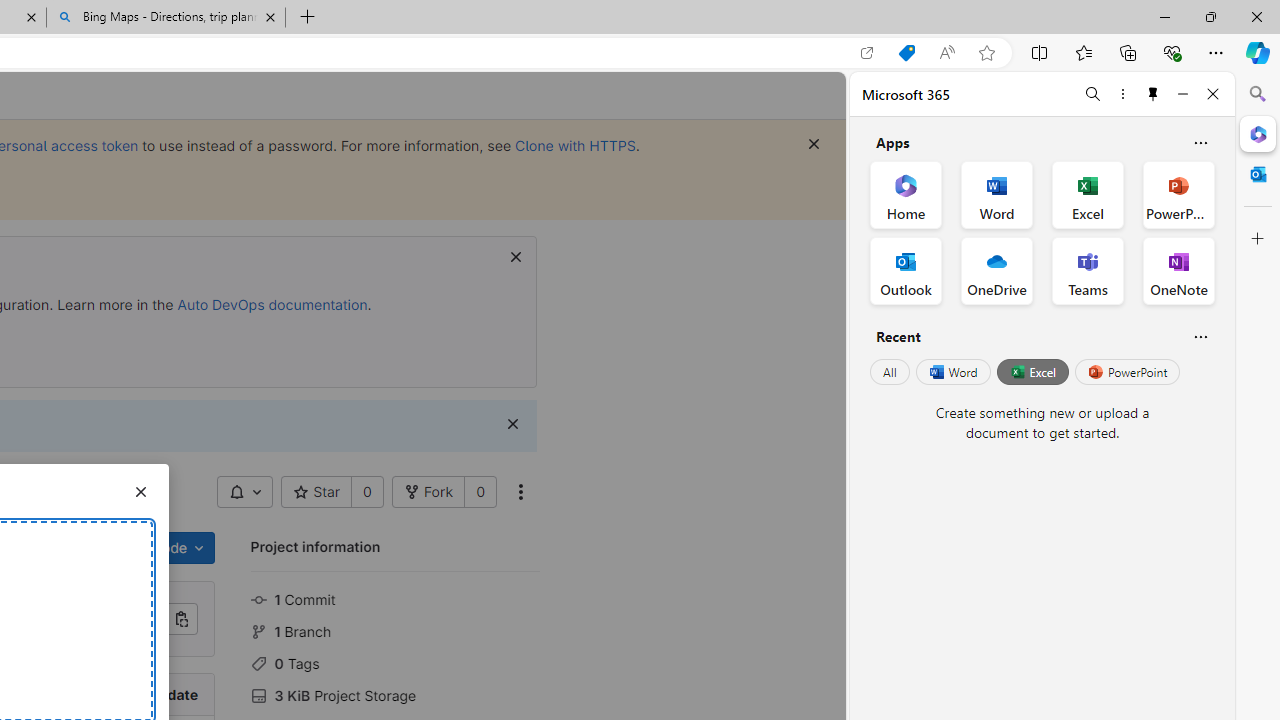  Describe the element at coordinates (889, 372) in the screenshot. I see `'All'` at that location.